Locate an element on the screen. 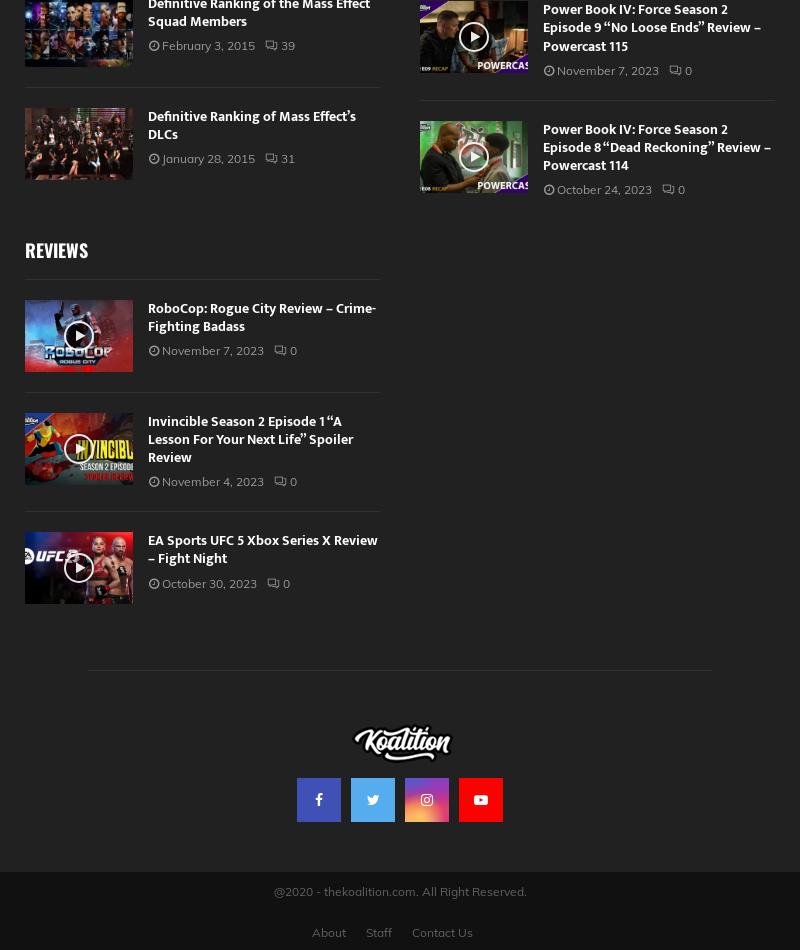 The width and height of the screenshot is (800, 950). 'Power Book IV: Force Season 2 Episode 8 “Dead Reckoning” Review – Powercast 114' is located at coordinates (656, 146).